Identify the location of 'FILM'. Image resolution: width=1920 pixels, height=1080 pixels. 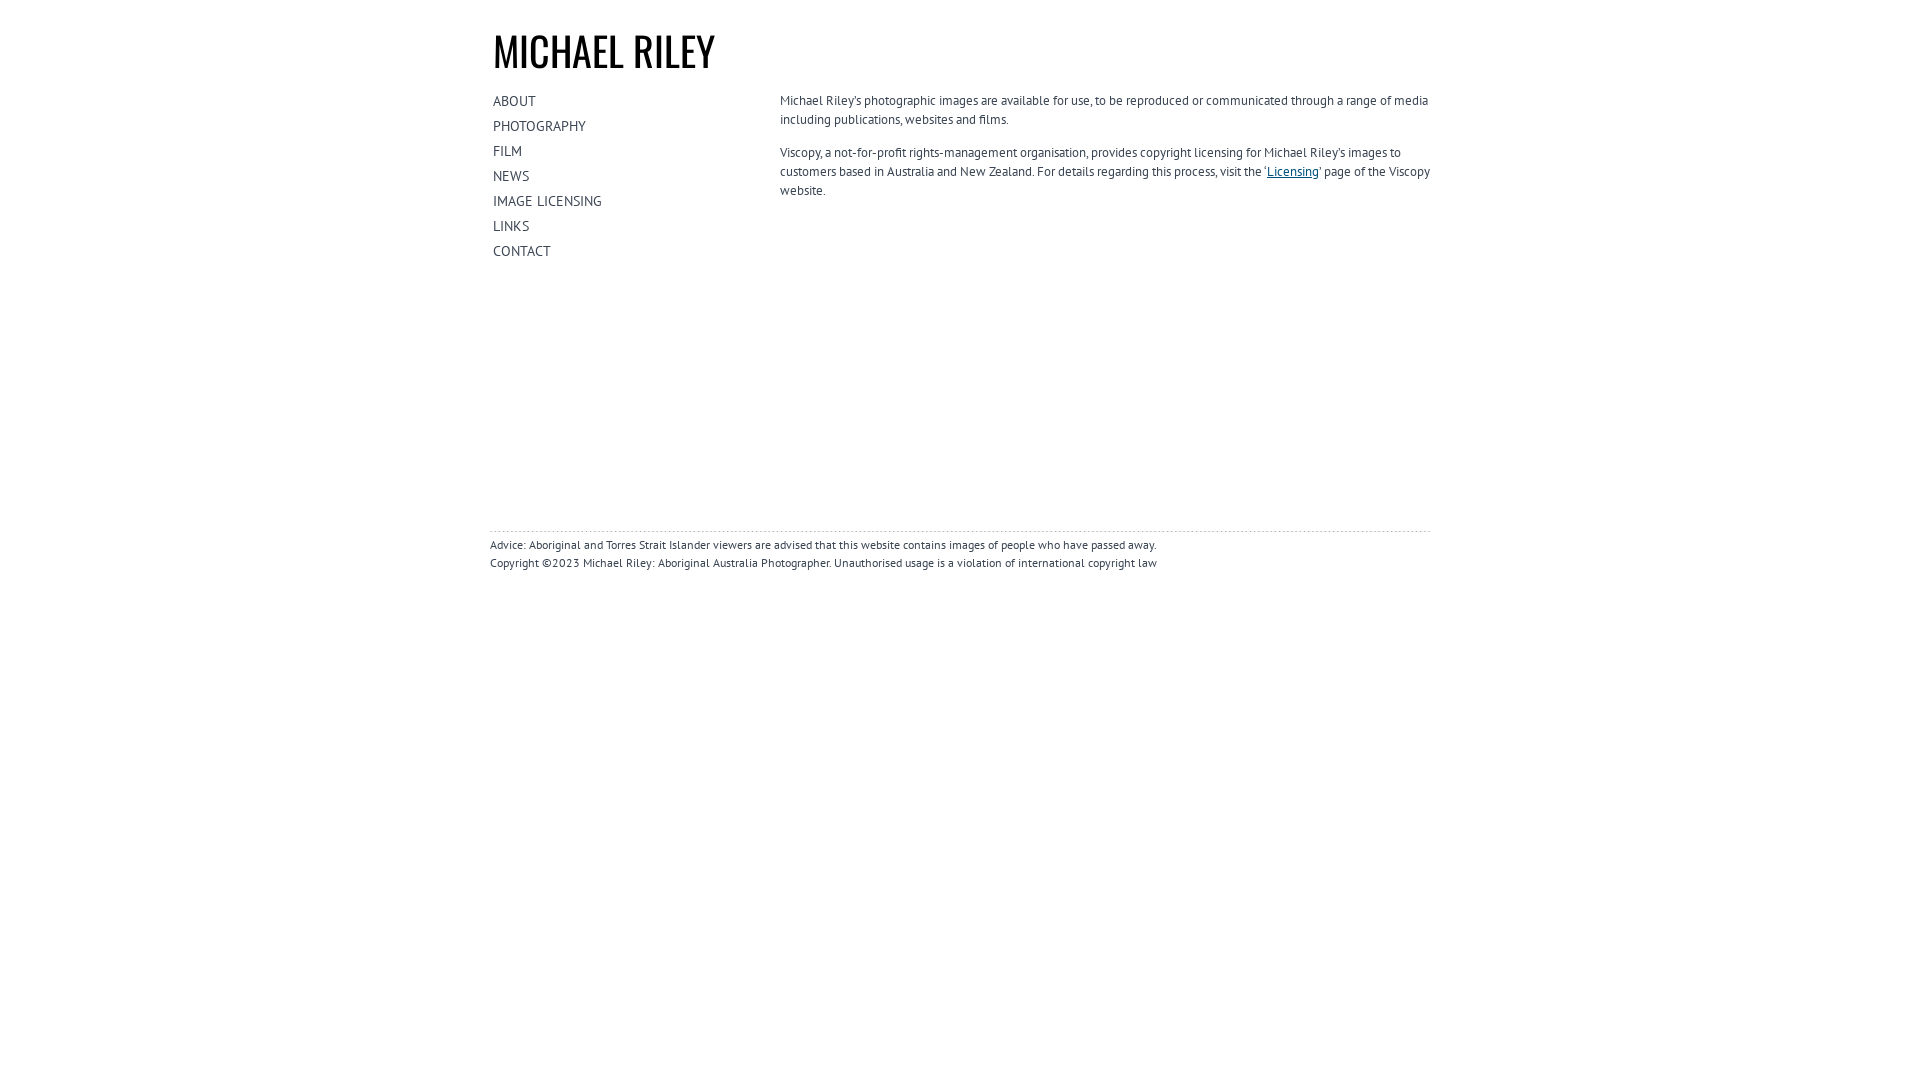
(493, 149).